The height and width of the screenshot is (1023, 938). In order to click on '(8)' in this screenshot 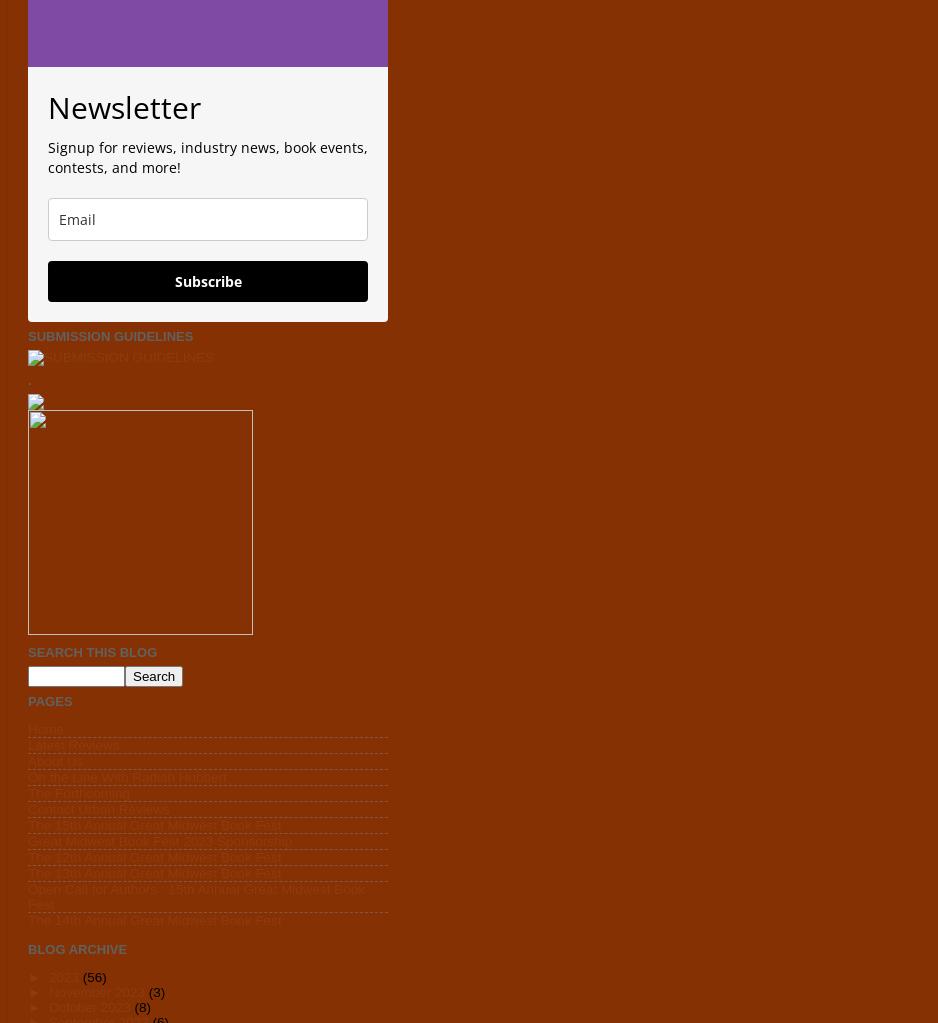, I will do `click(134, 1006)`.